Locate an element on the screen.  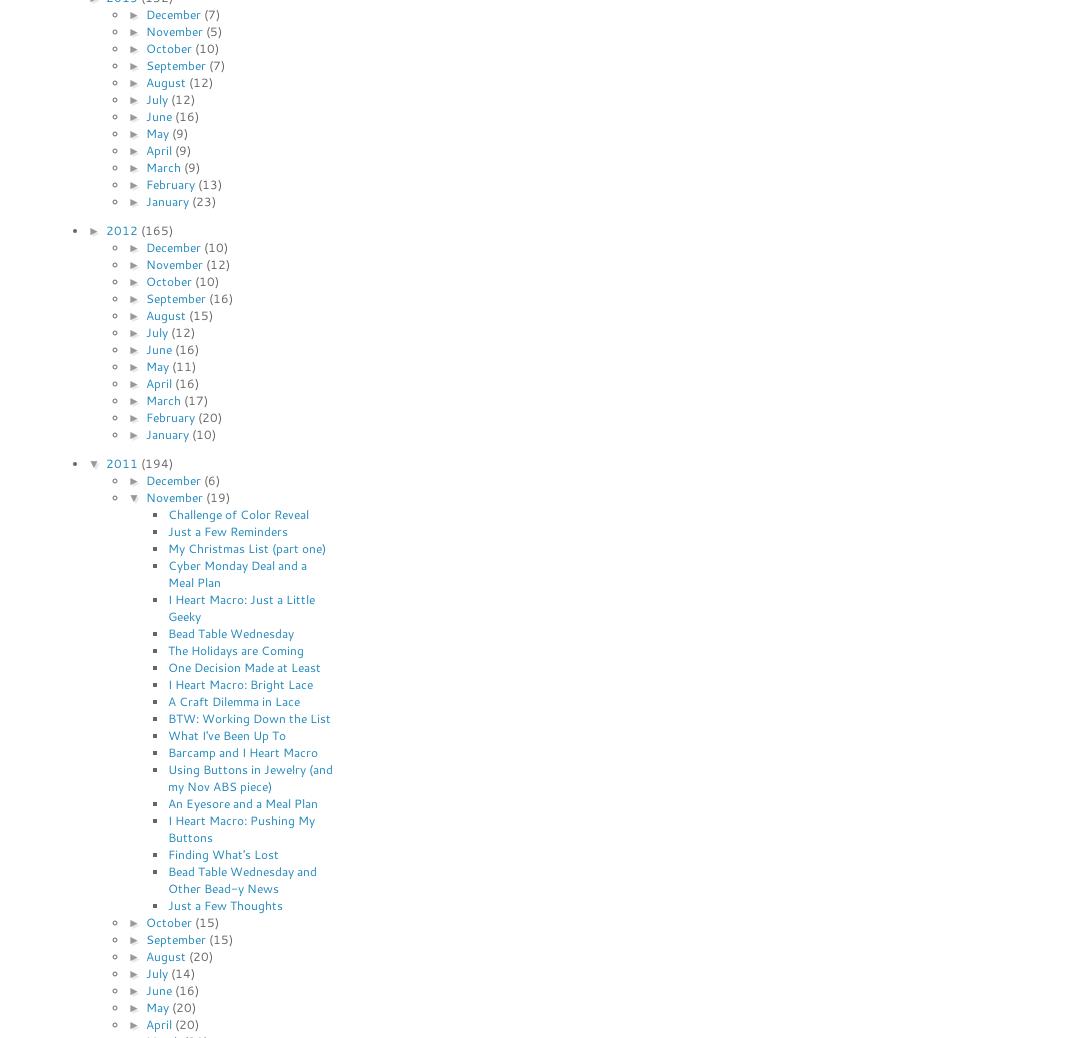
'2011' is located at coordinates (104, 462).